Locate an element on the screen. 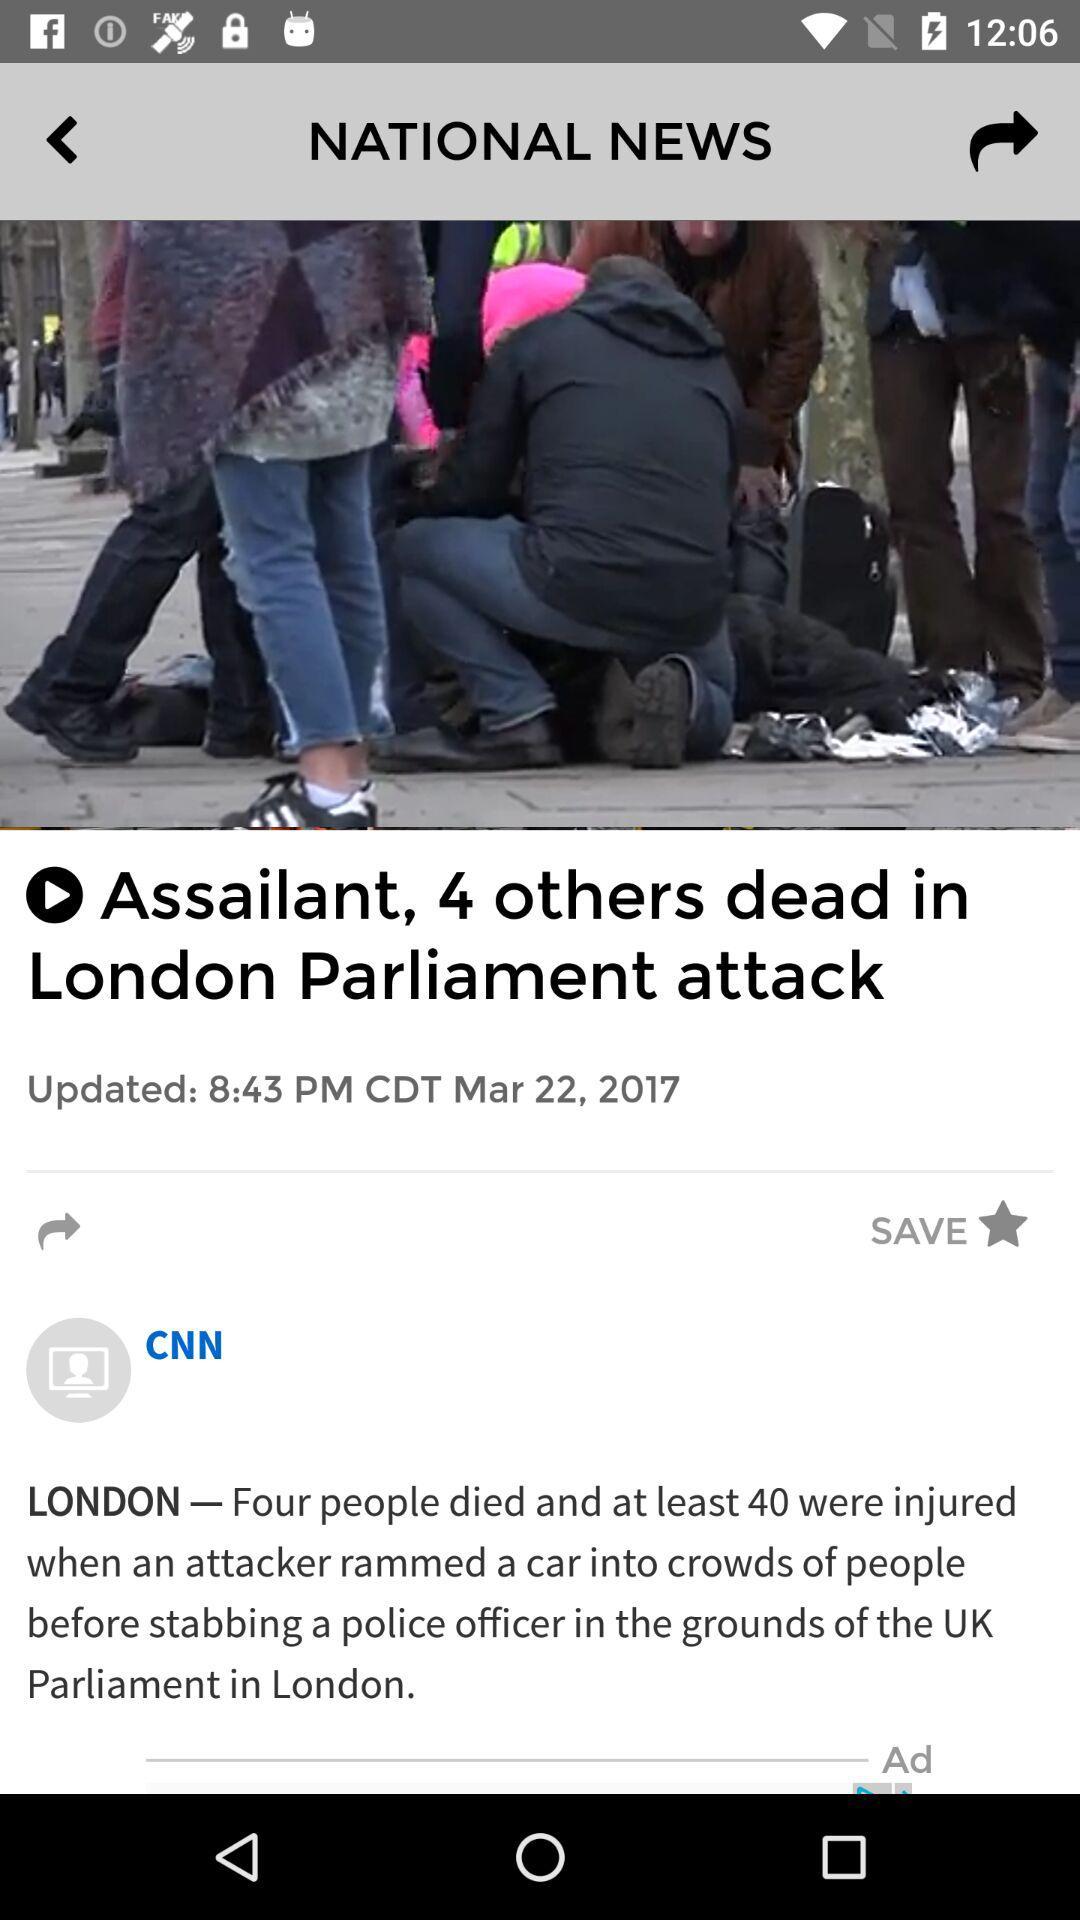  the icon at the top right corner is located at coordinates (1003, 140).